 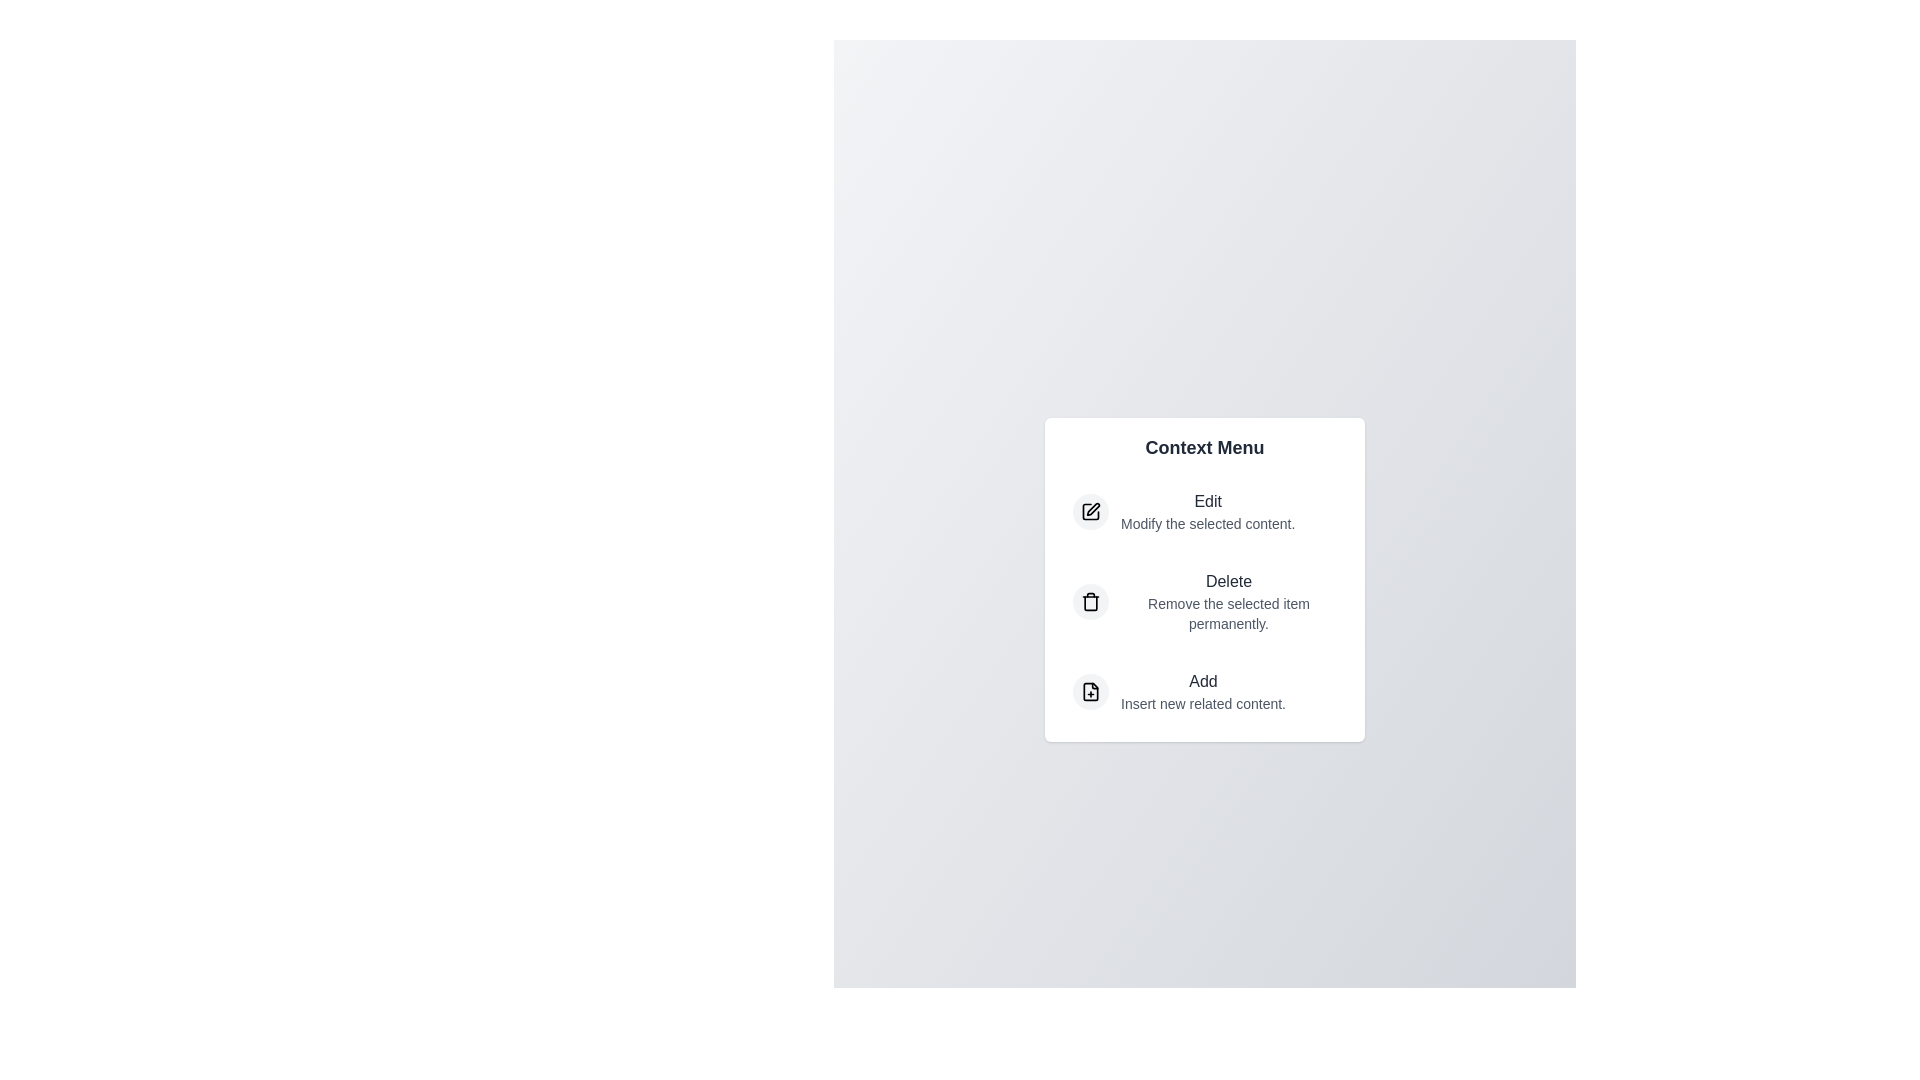 I want to click on the menu item labeled Edit to view its hover effect, so click(x=1203, y=511).